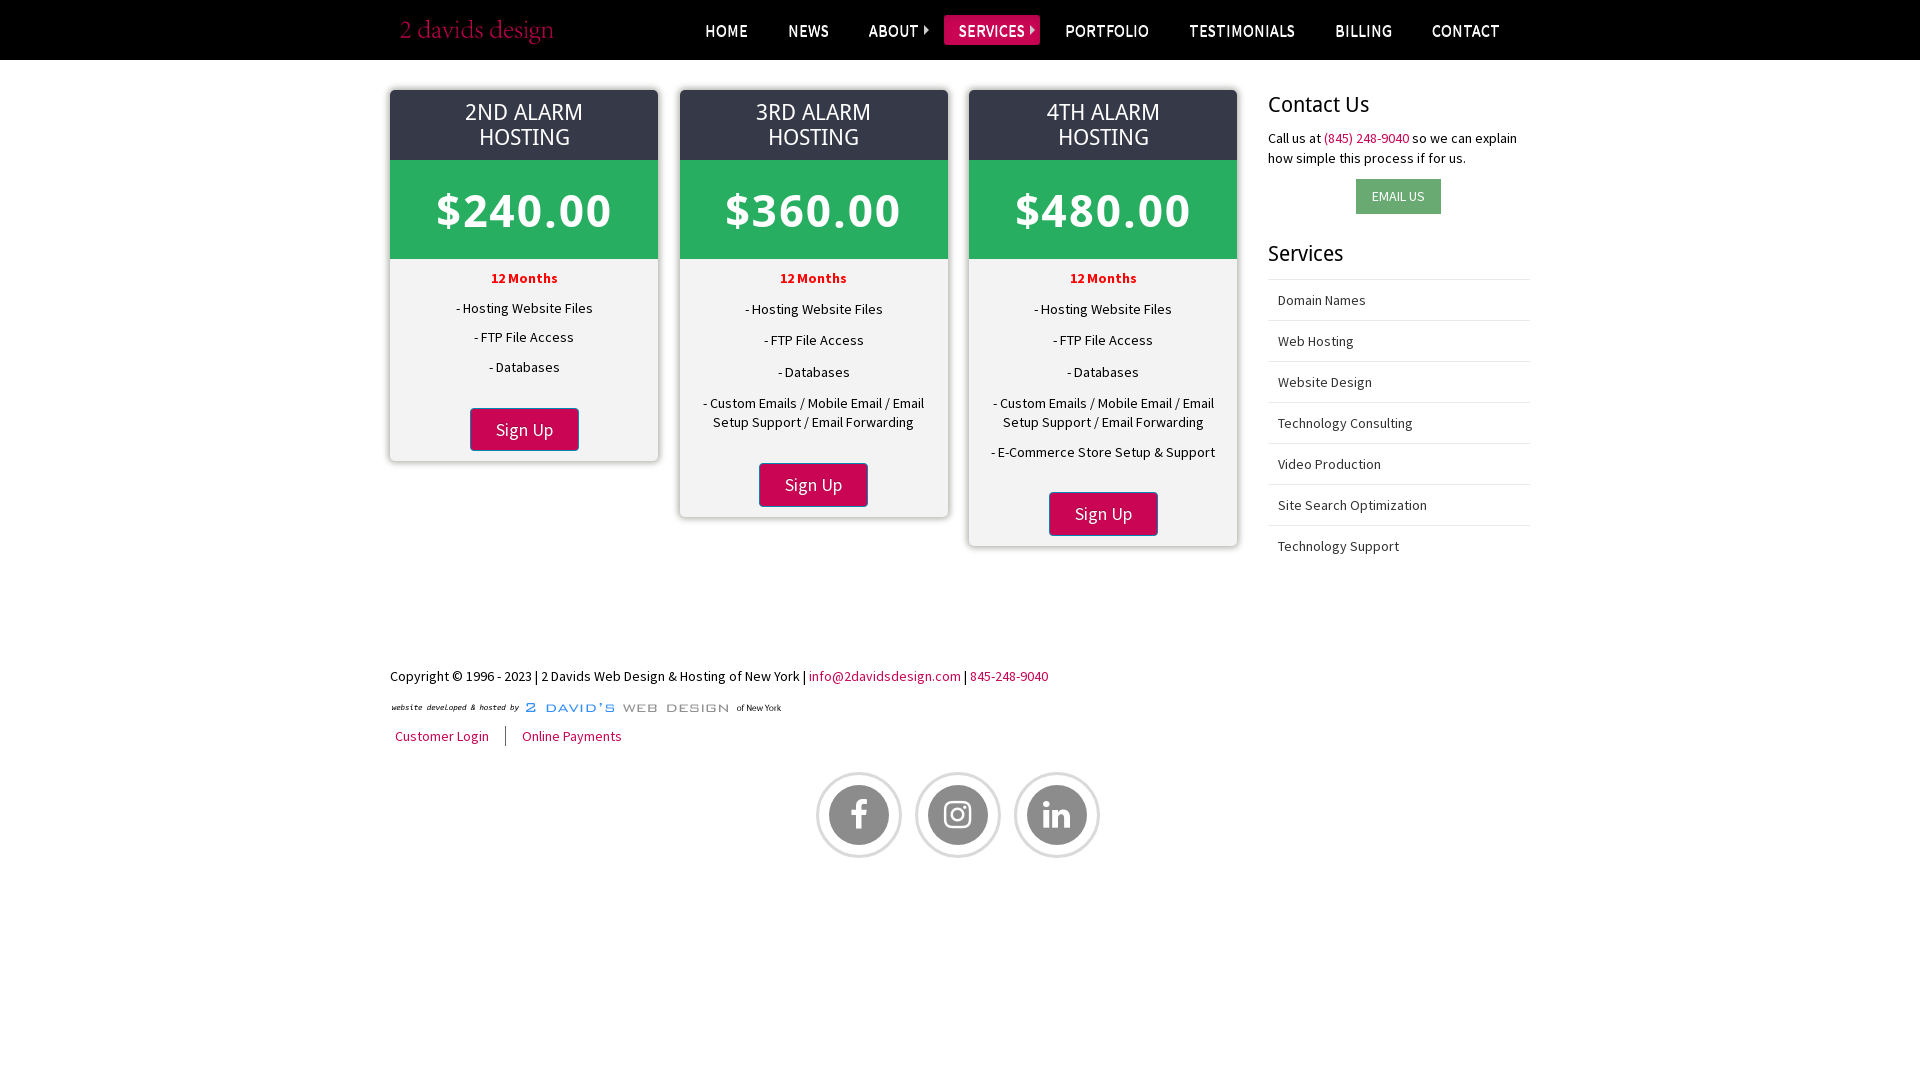 The image size is (1920, 1080). I want to click on 'Video Production', so click(1398, 464).